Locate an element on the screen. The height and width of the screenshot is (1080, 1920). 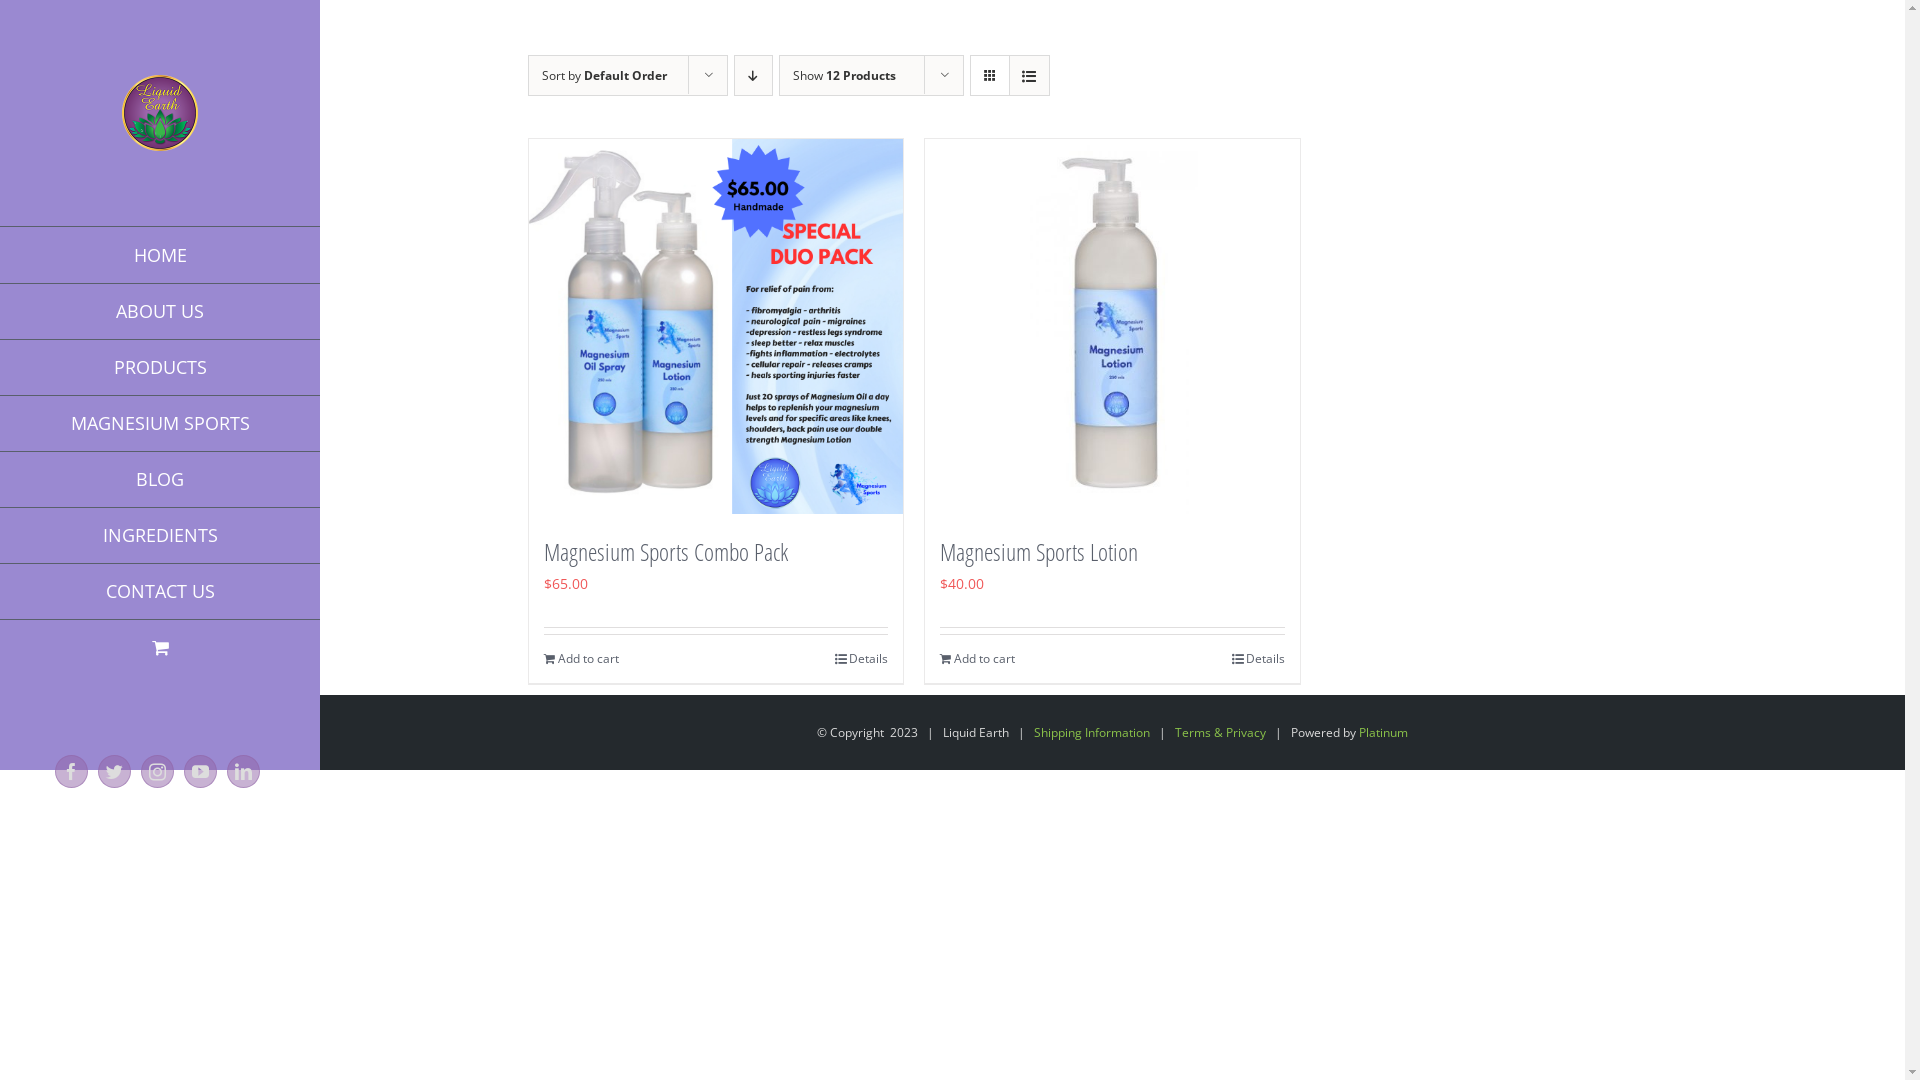
'Magnesium Sports Lotion' is located at coordinates (1038, 551).